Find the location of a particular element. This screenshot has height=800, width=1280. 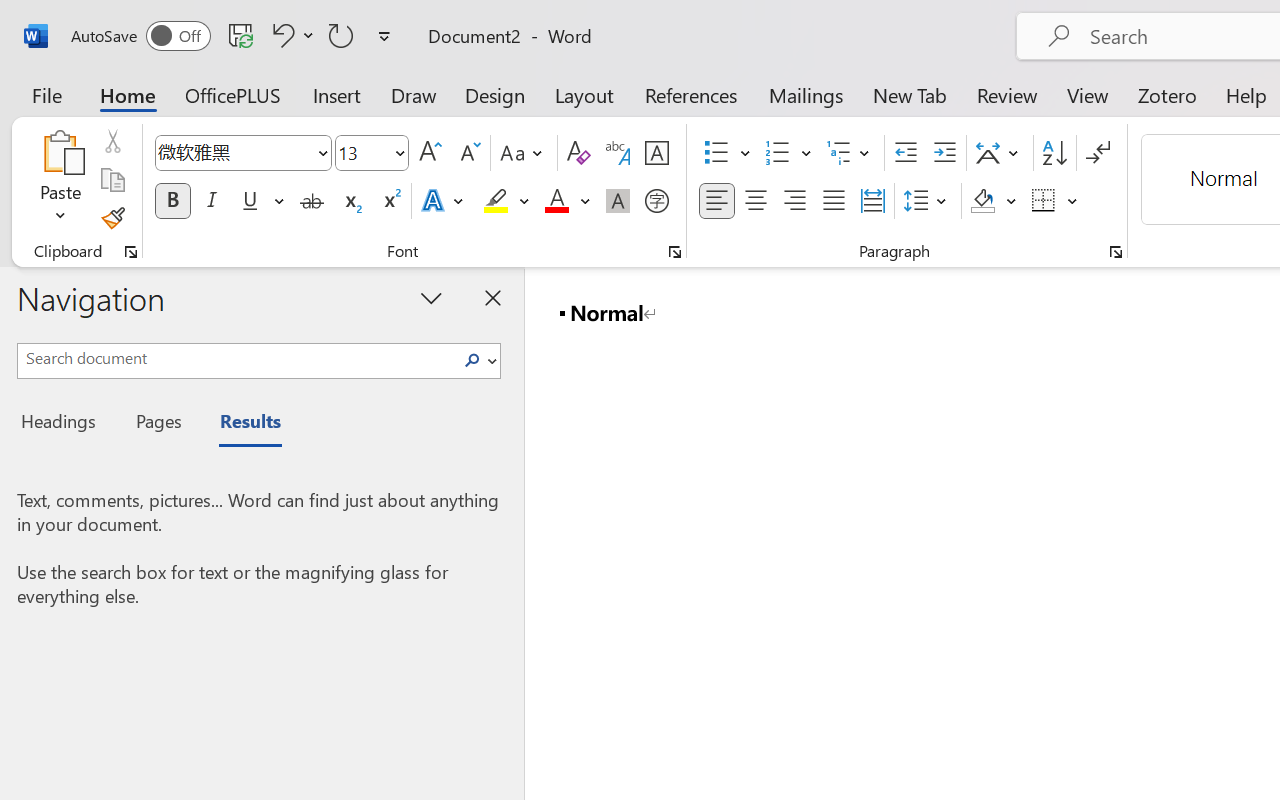

'Font Size' is located at coordinates (372, 153).